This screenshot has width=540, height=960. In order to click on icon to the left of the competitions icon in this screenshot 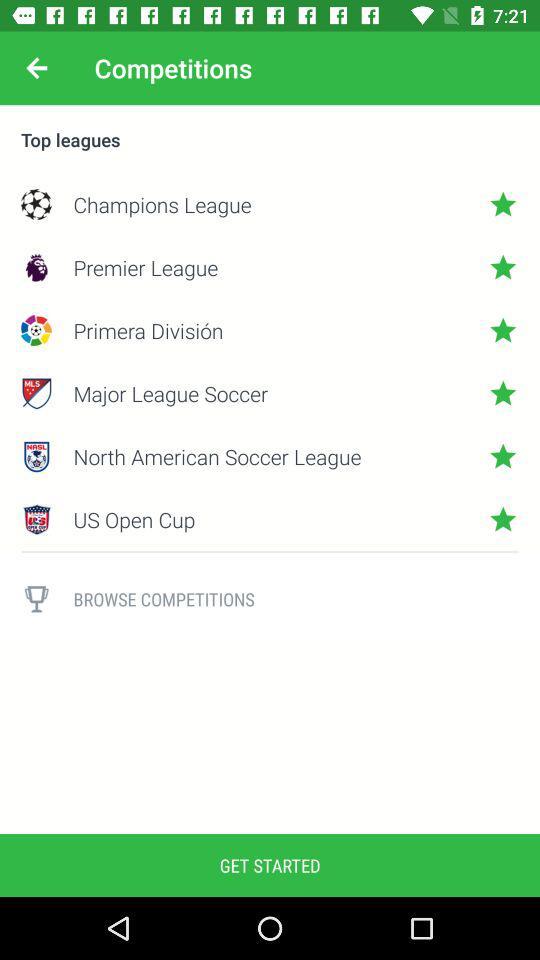, I will do `click(36, 68)`.